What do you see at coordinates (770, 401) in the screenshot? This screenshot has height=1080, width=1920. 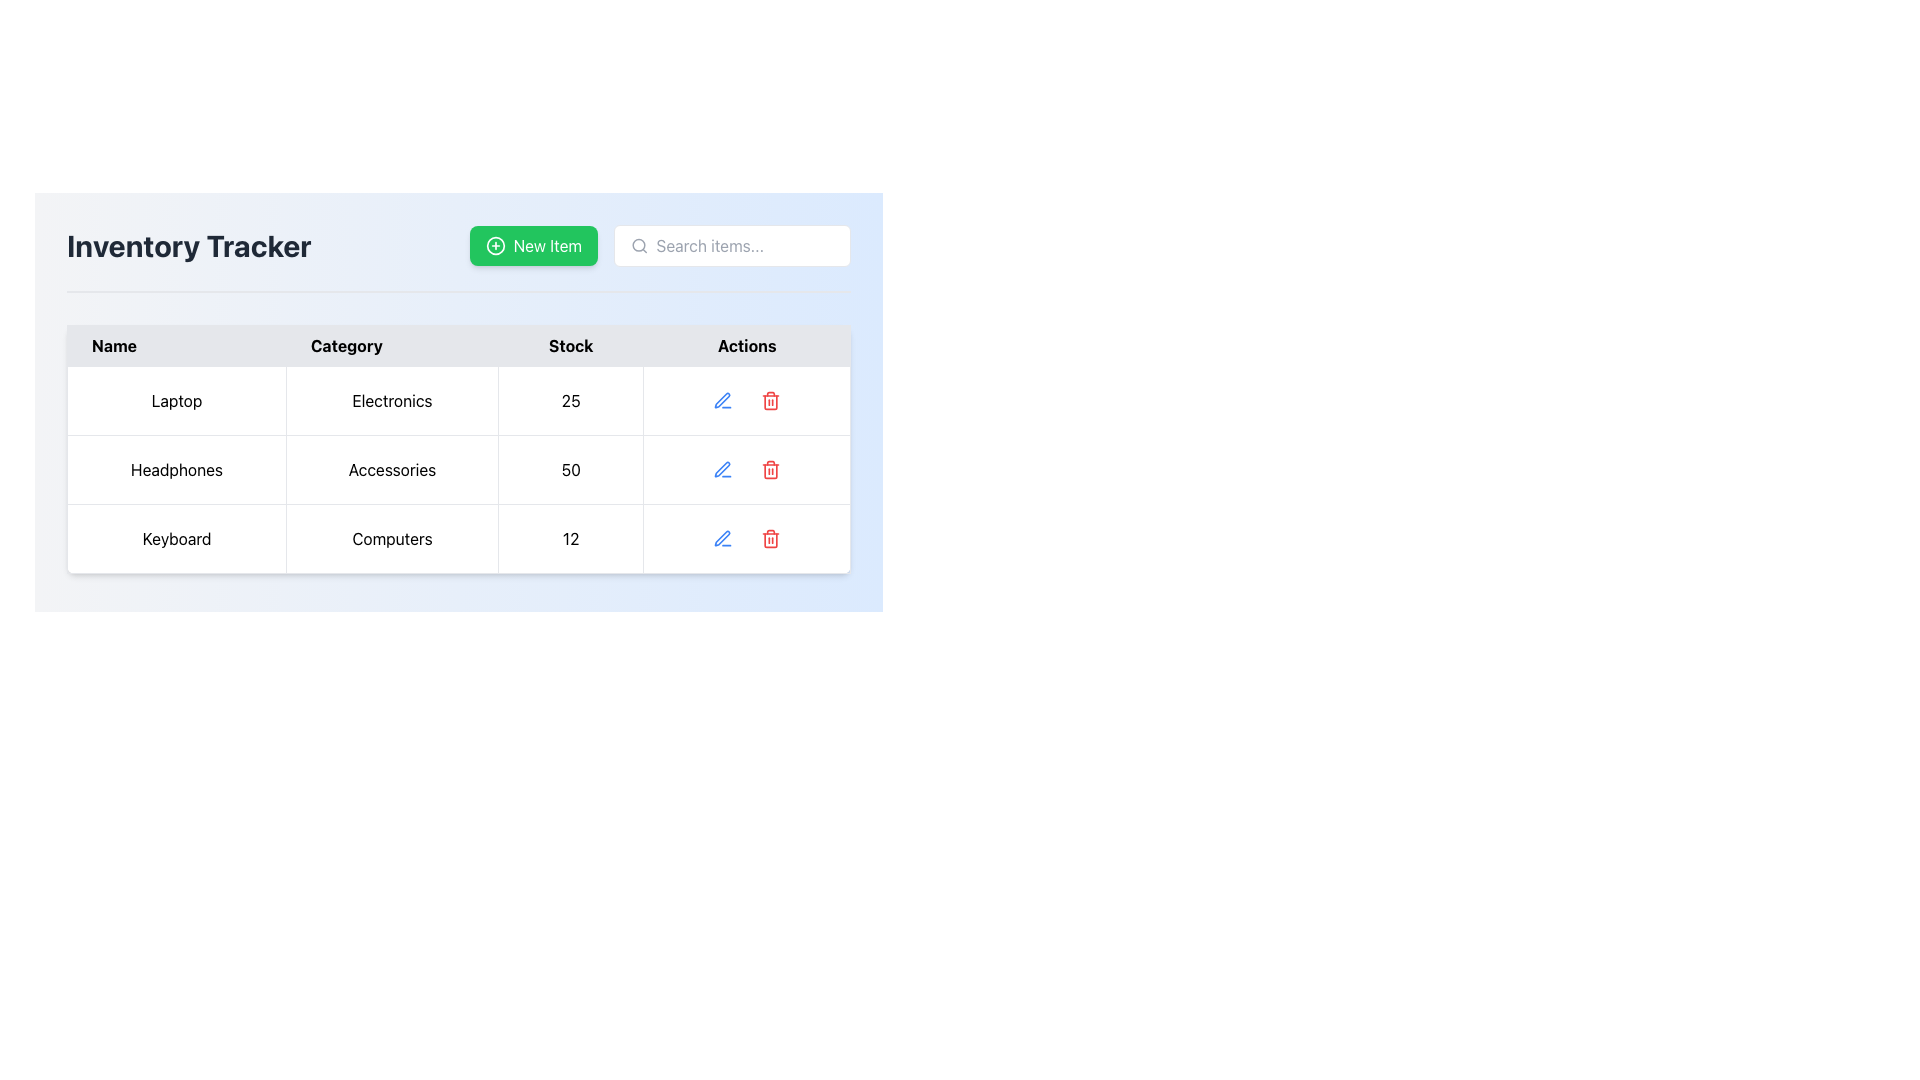 I see `the red trashcan icon button located in the 'Actions' column of the table, aligned with the first row for 'Laptop'` at bounding box center [770, 401].